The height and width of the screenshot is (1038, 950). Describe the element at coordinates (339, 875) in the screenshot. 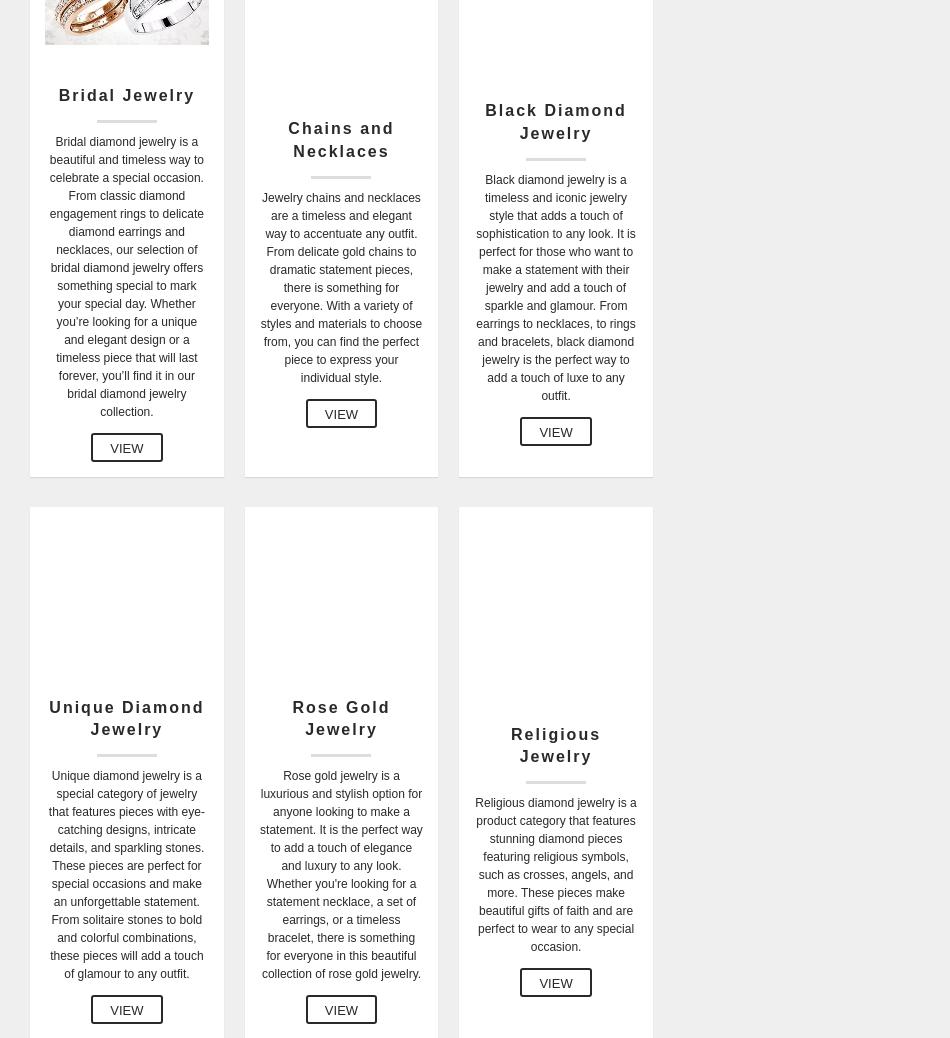

I see `'Rose gold jewelry is a luxurious and stylish option for anyone looking to make a statement. It is the perfect way to add a touch of elegance and luxury to any look. Whether you're looking for a statement necklace, a set of earrings, or a timeless bracelet, there is something for everyone in this beautiful collection of rose gold jewelry.'` at that location.